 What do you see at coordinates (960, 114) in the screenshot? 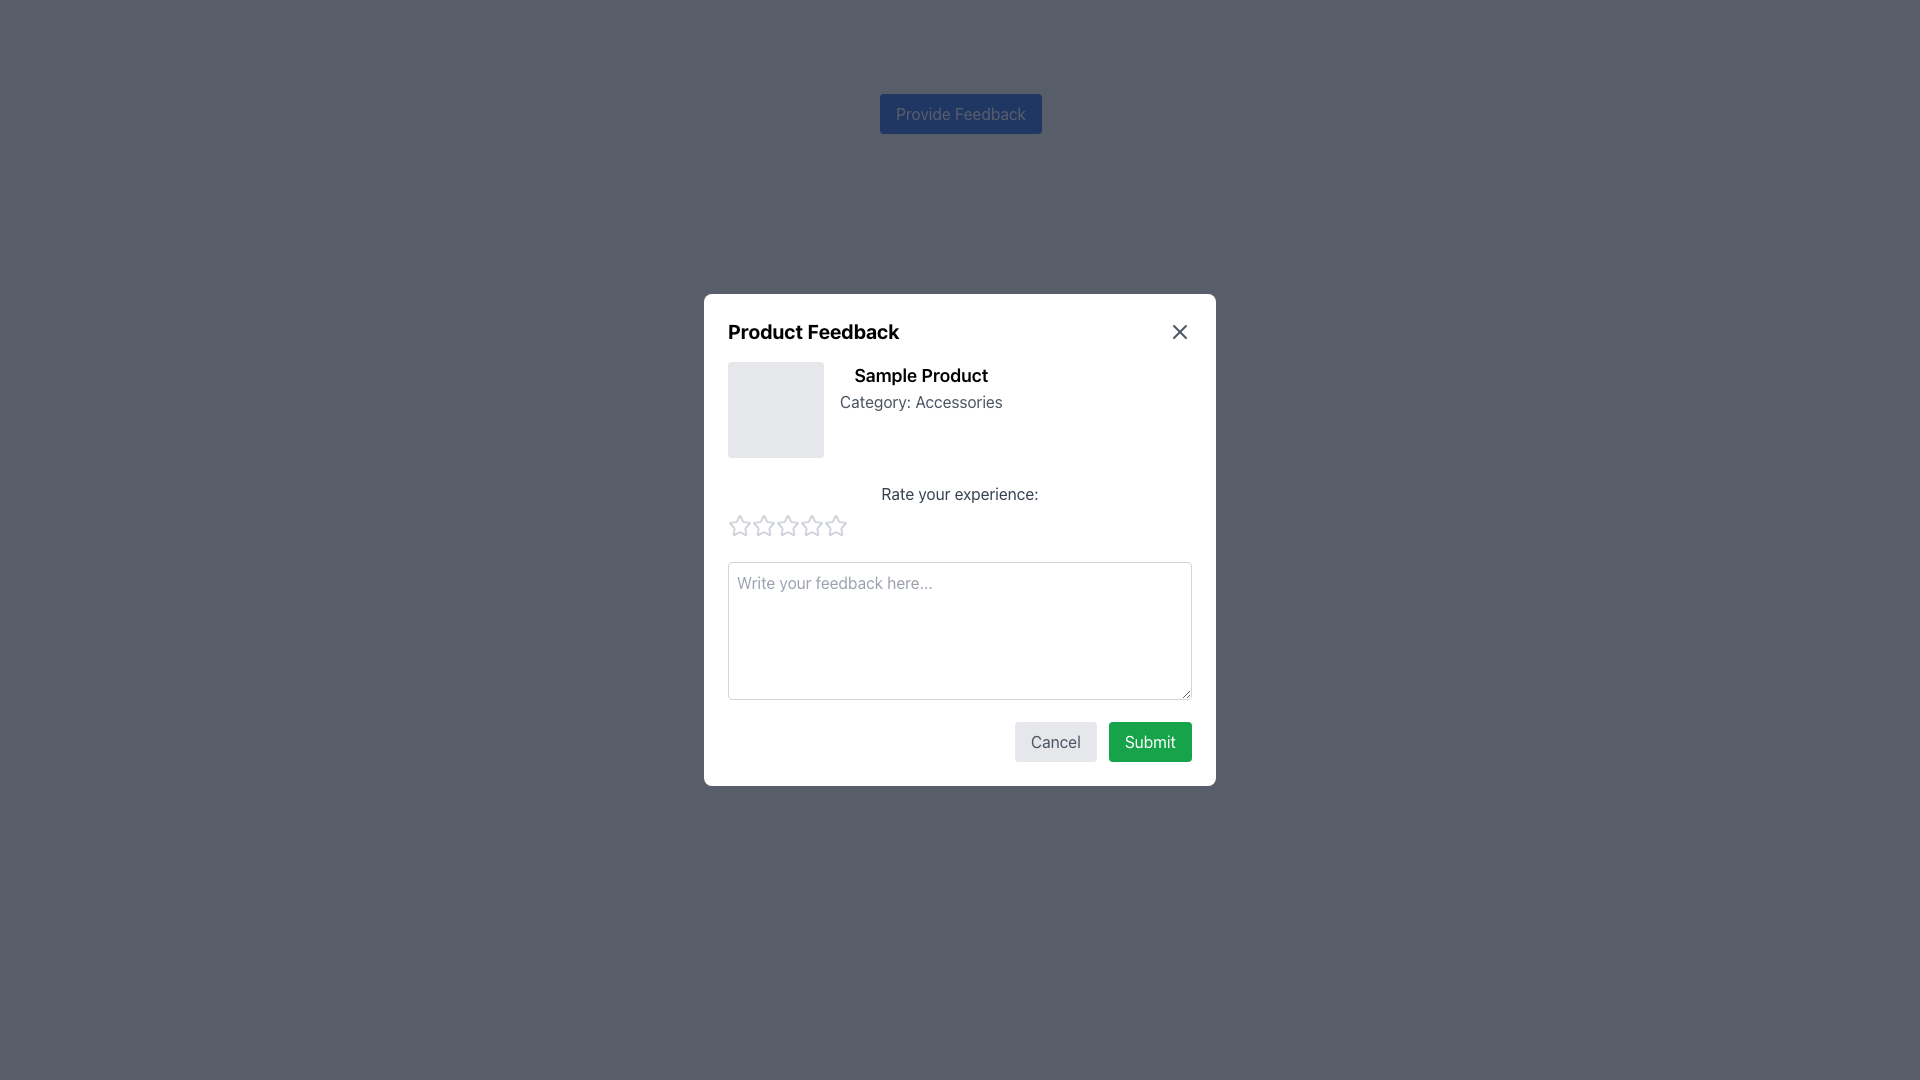
I see `the feedback button located at the top portion of the interface` at bounding box center [960, 114].